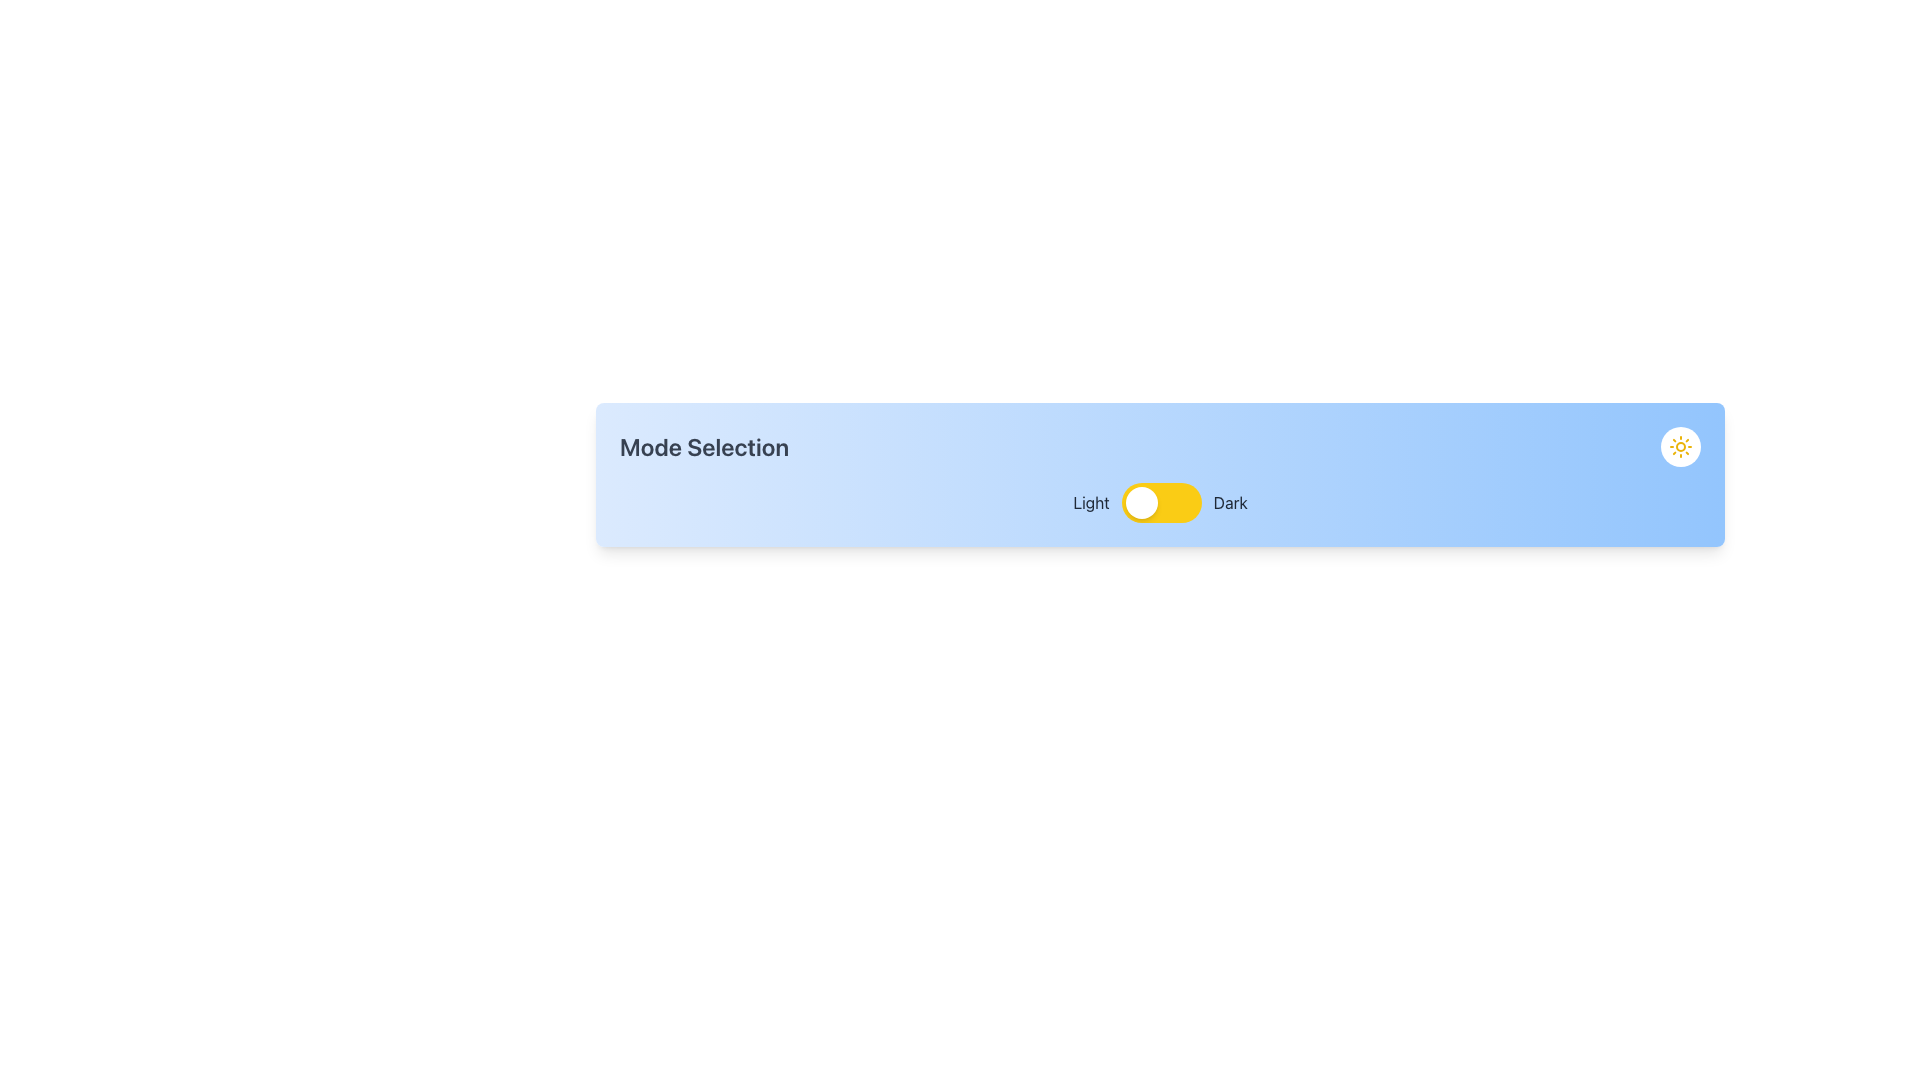 The width and height of the screenshot is (1920, 1080). Describe the element at coordinates (1160, 501) in the screenshot. I see `the circular indicator of the toggle switch with a yellow background from its current position closer` at that location.